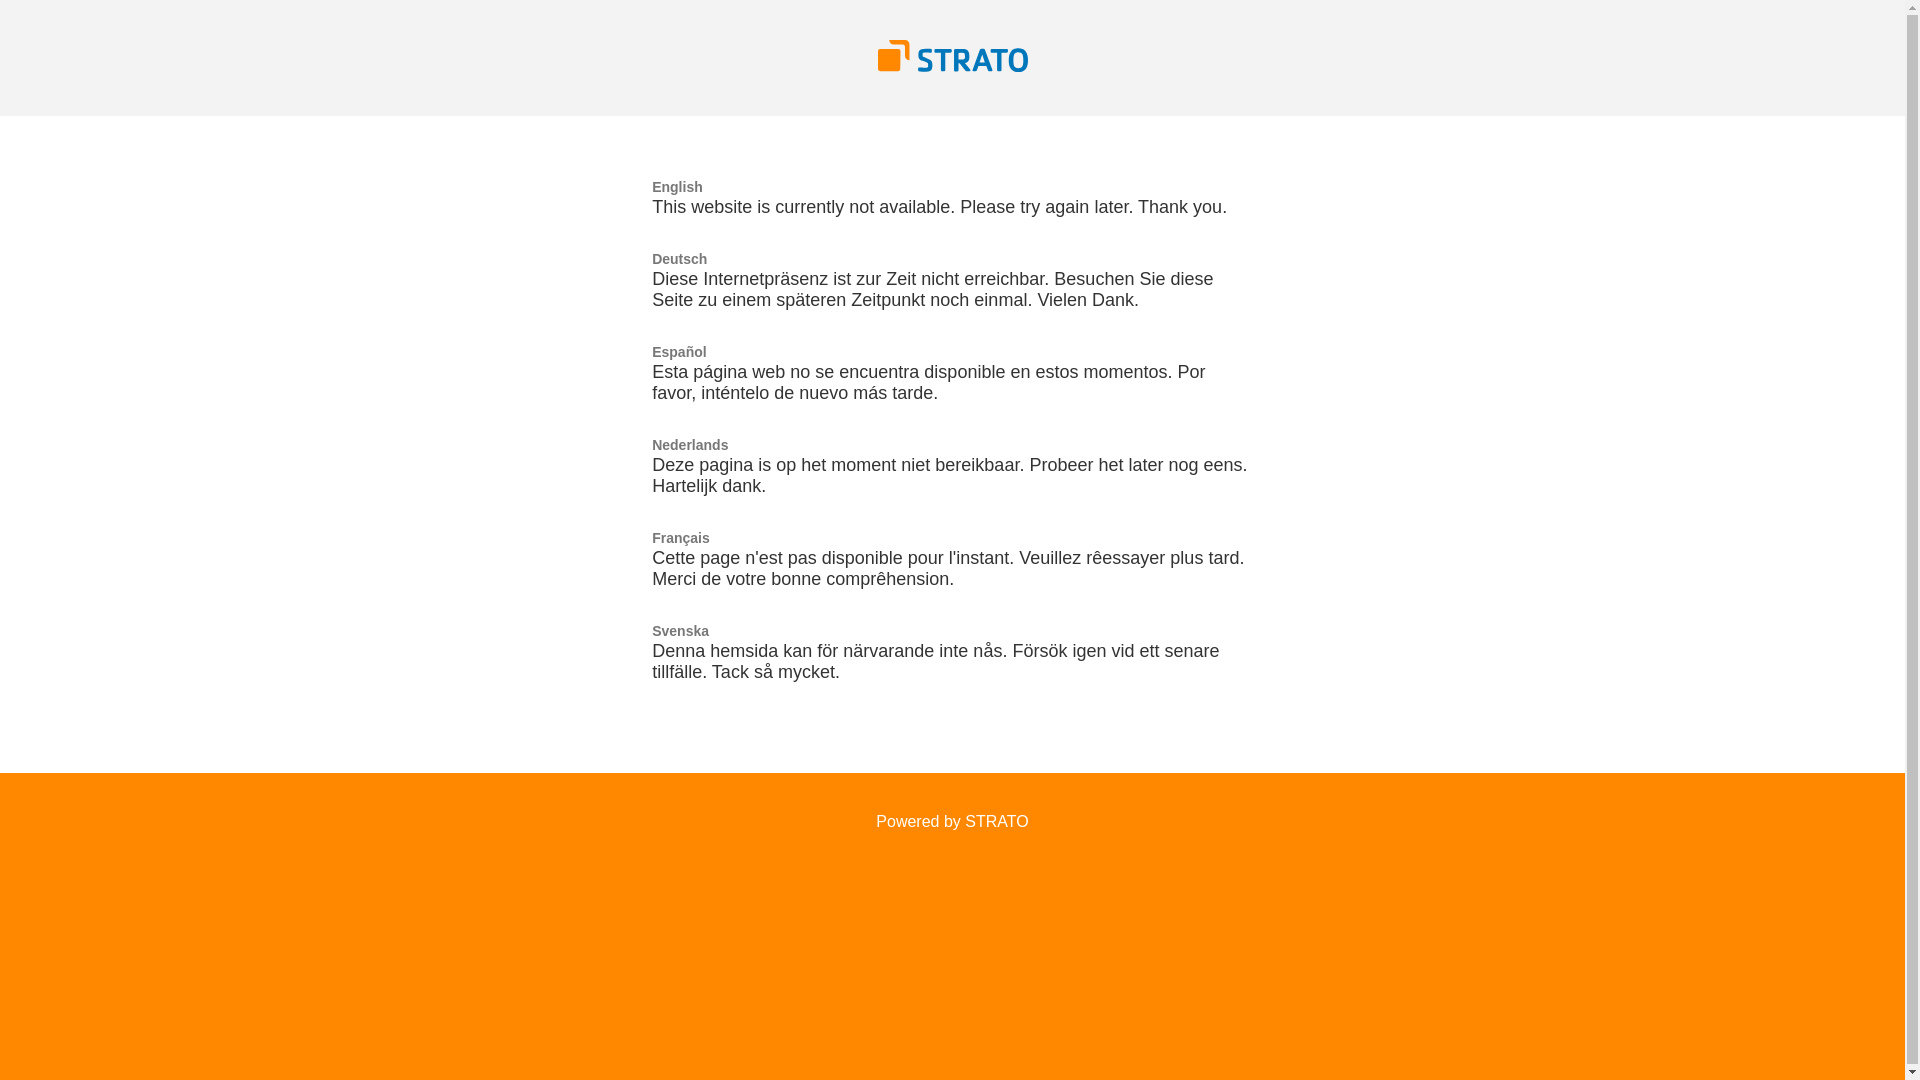 The height and width of the screenshot is (1080, 1920). Describe the element at coordinates (950, 821) in the screenshot. I see `'Powered by STRATO'` at that location.